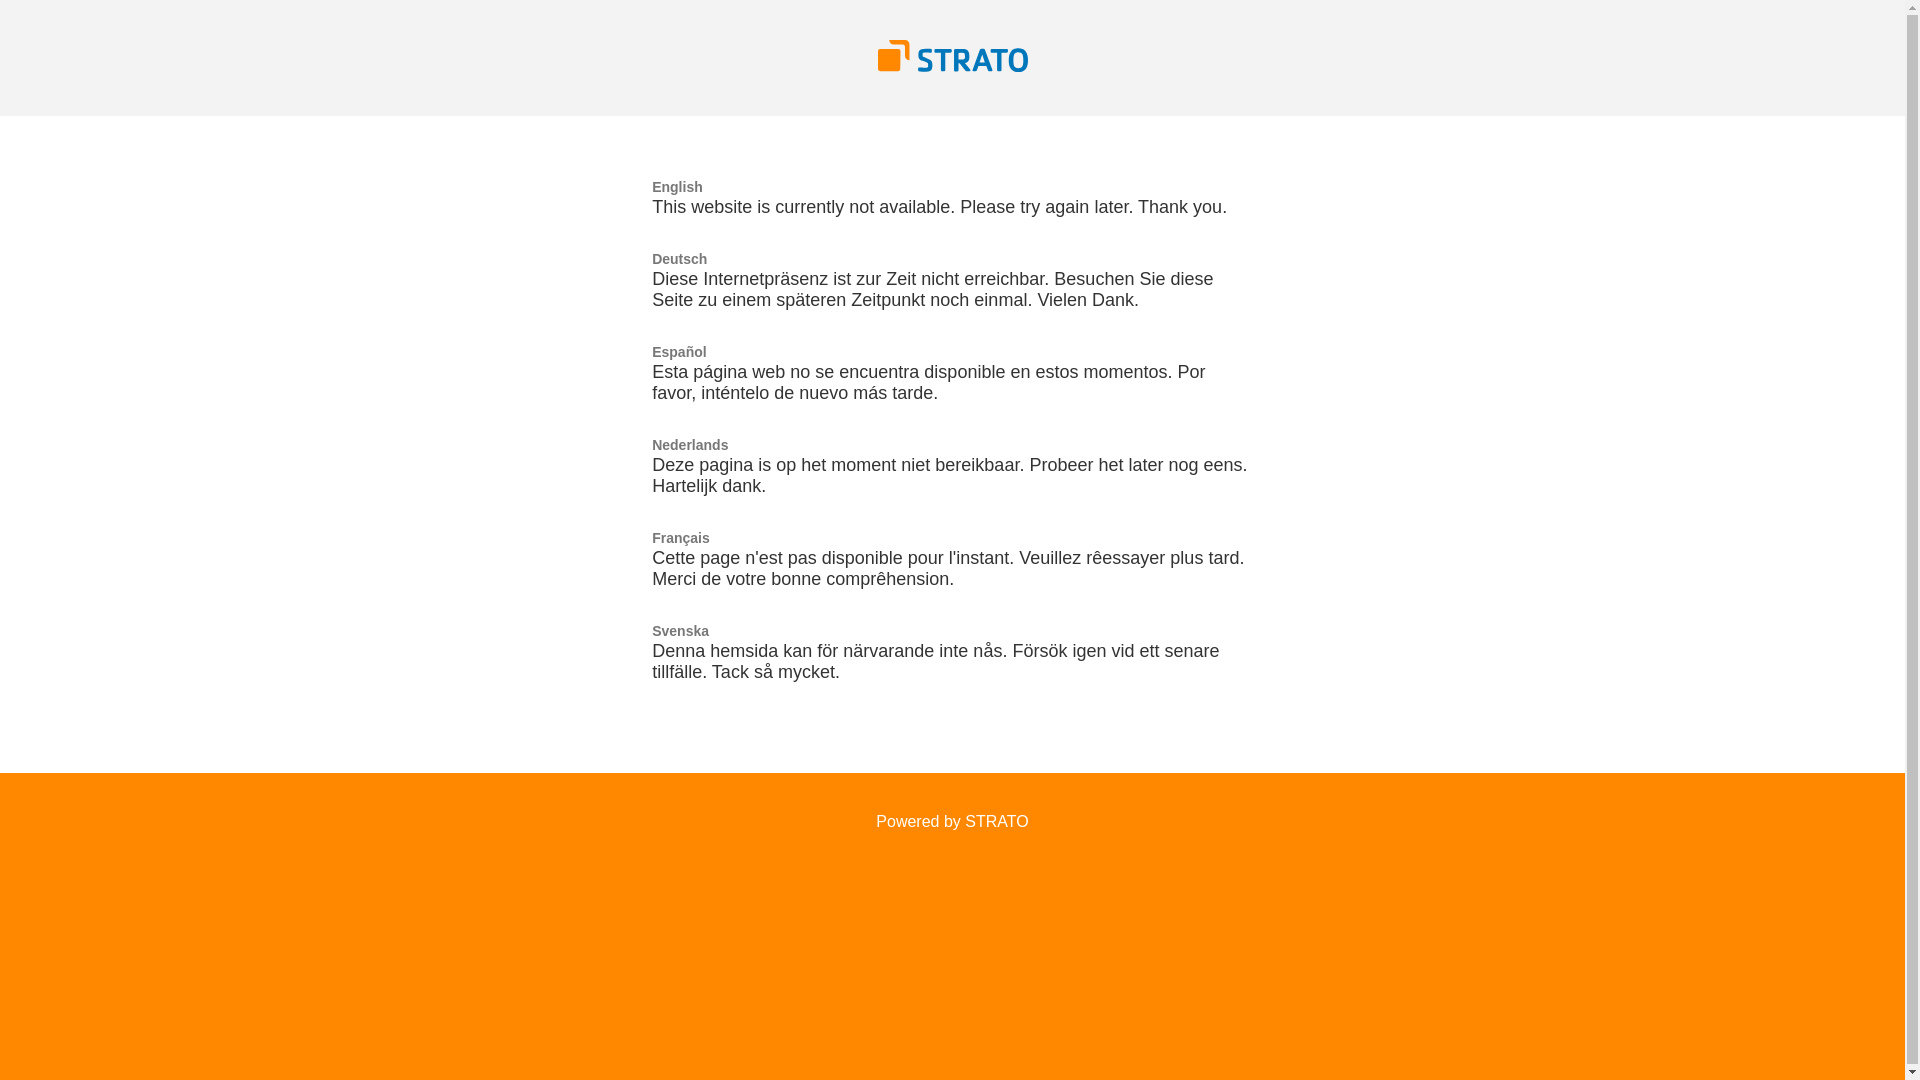 The height and width of the screenshot is (1080, 1920). Describe the element at coordinates (950, 821) in the screenshot. I see `'Powered by STRATO'` at that location.